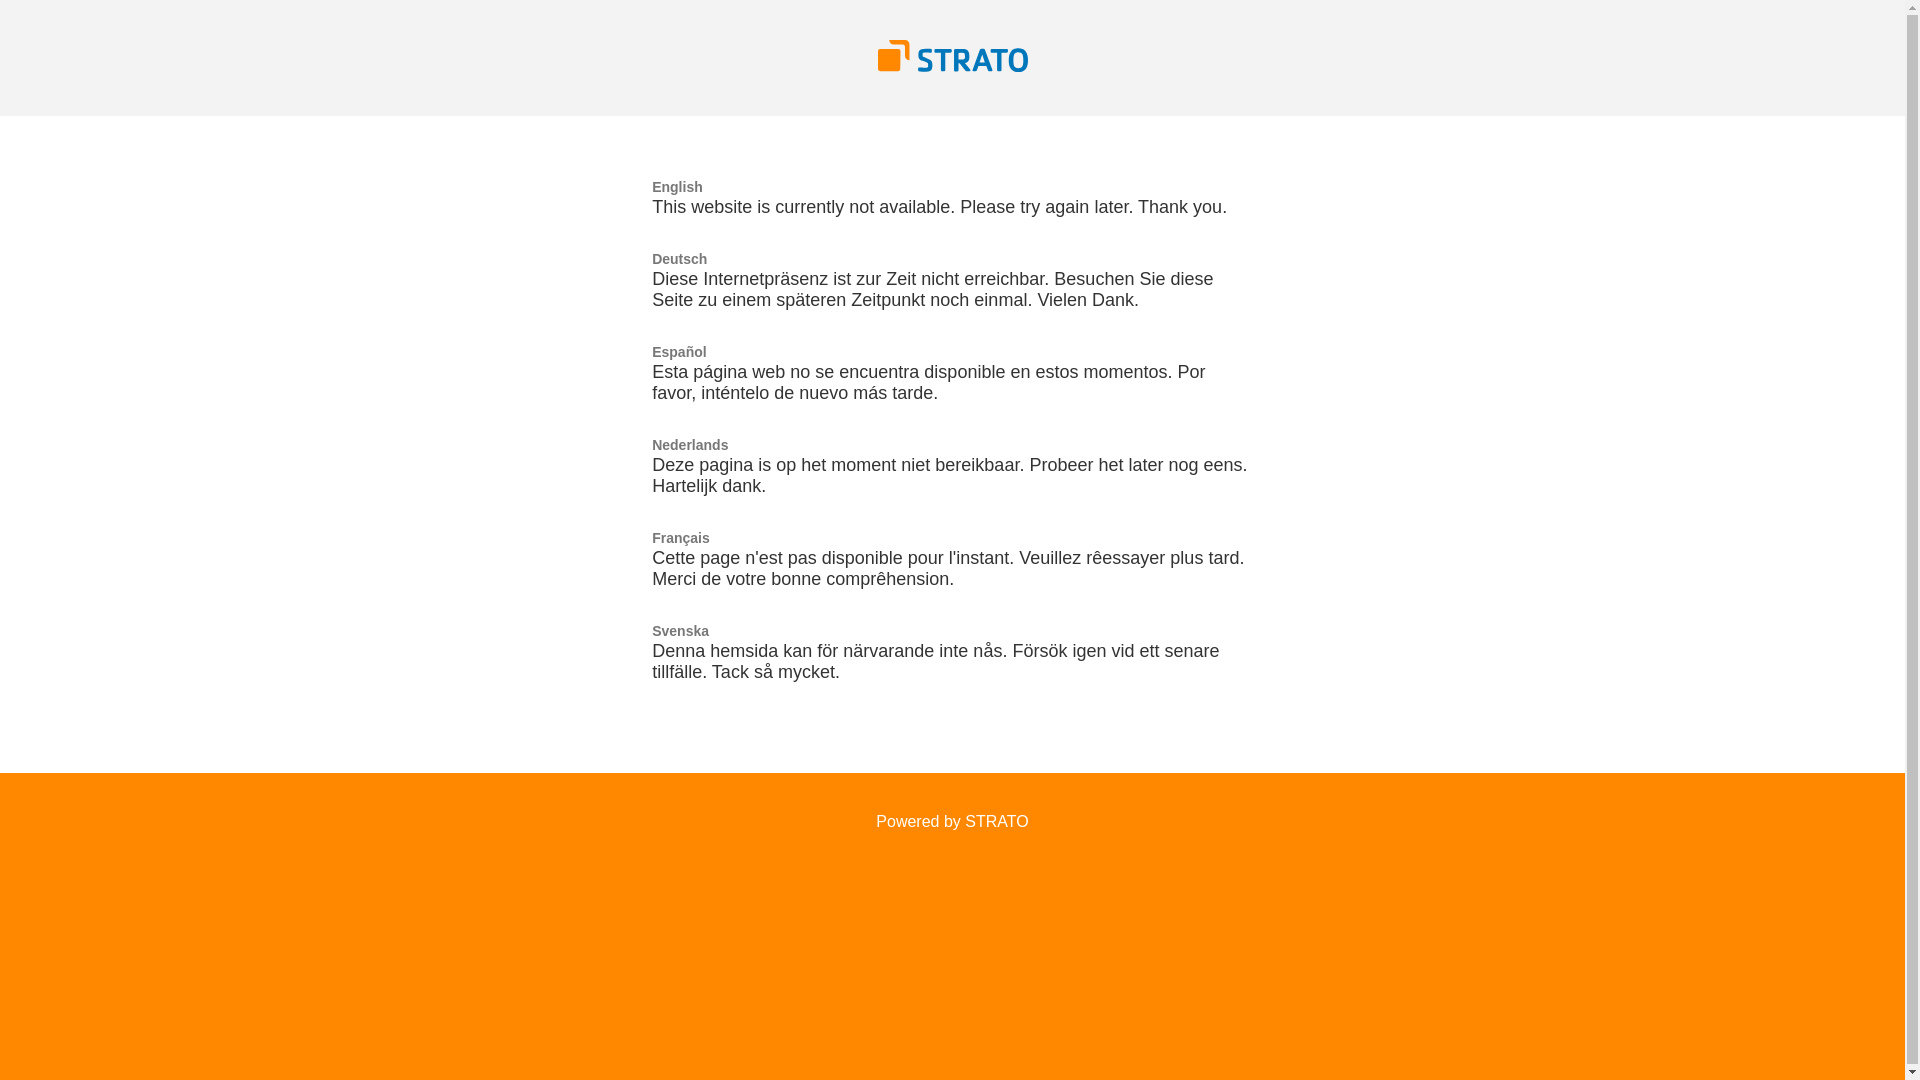 The height and width of the screenshot is (1080, 1920). Describe the element at coordinates (950, 821) in the screenshot. I see `'Powered by STRATO'` at that location.